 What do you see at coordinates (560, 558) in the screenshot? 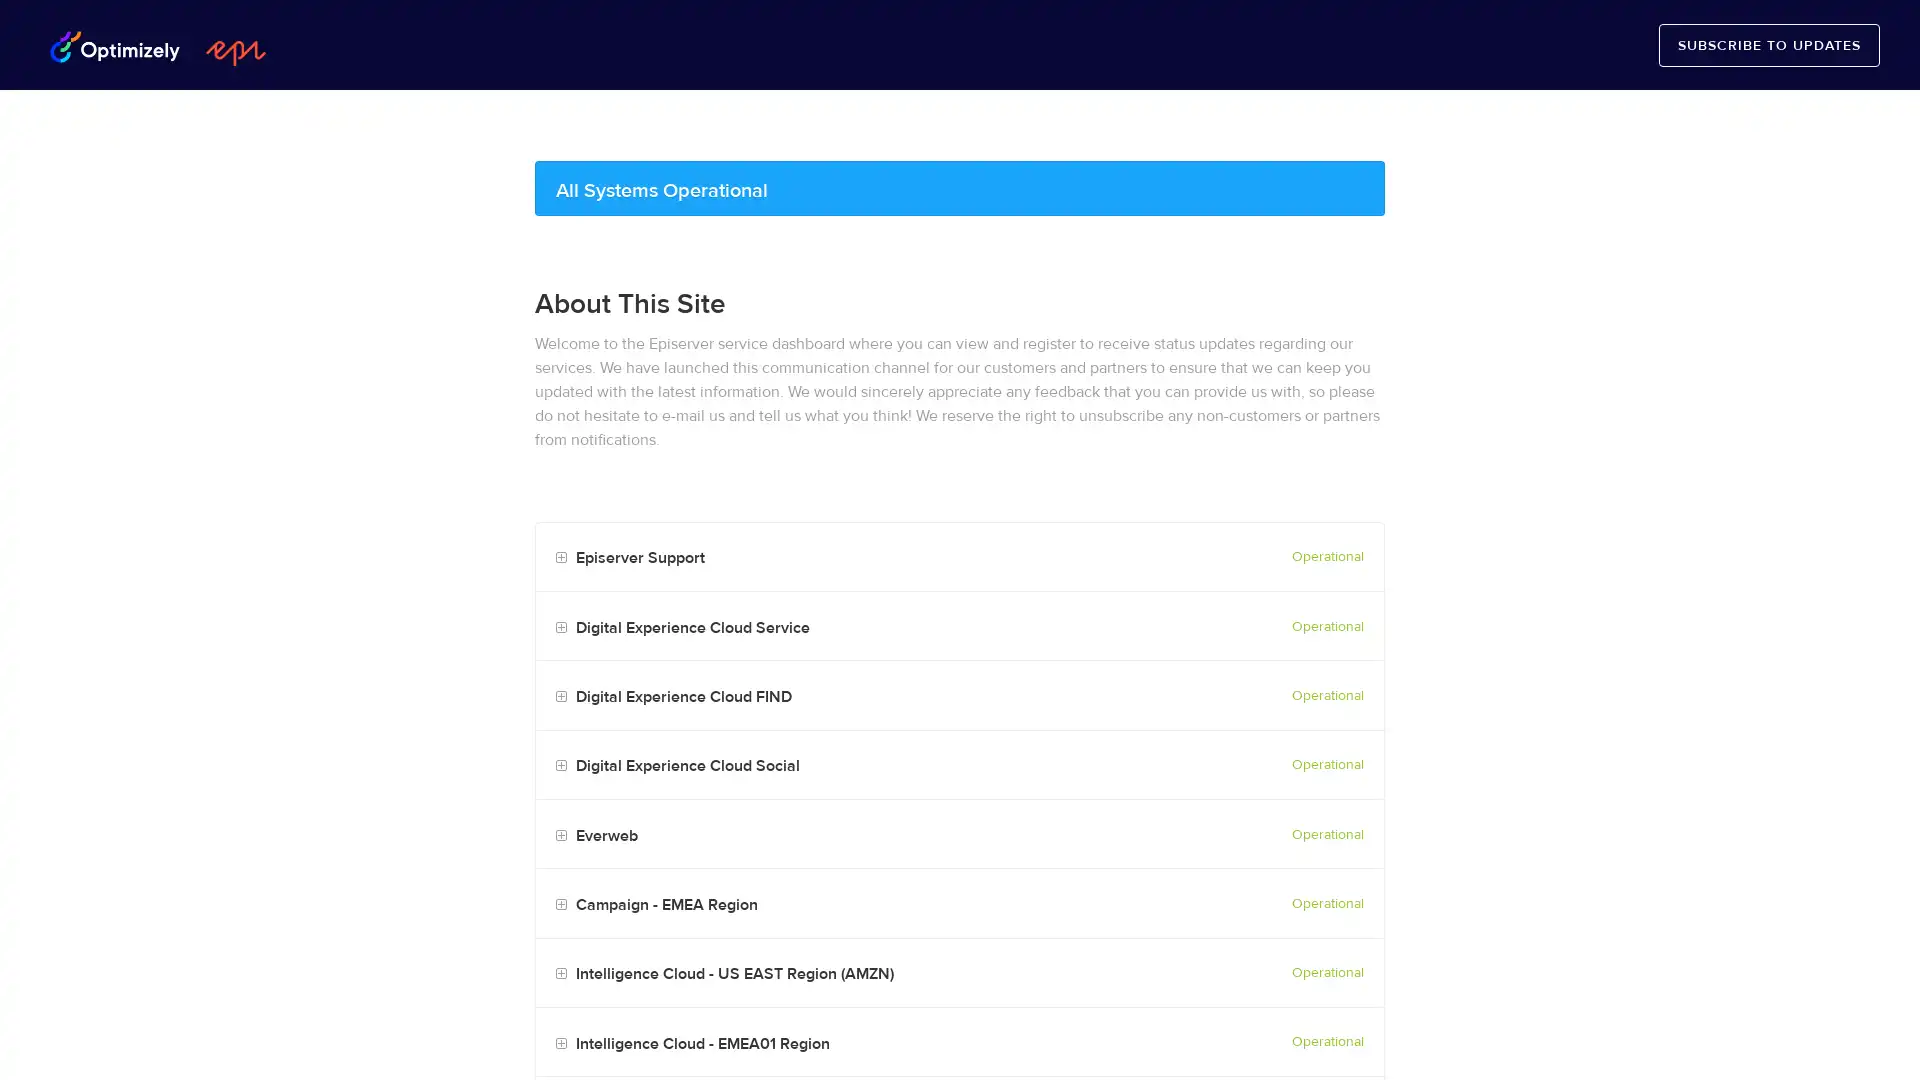
I see `Toggle Episerver Support` at bounding box center [560, 558].